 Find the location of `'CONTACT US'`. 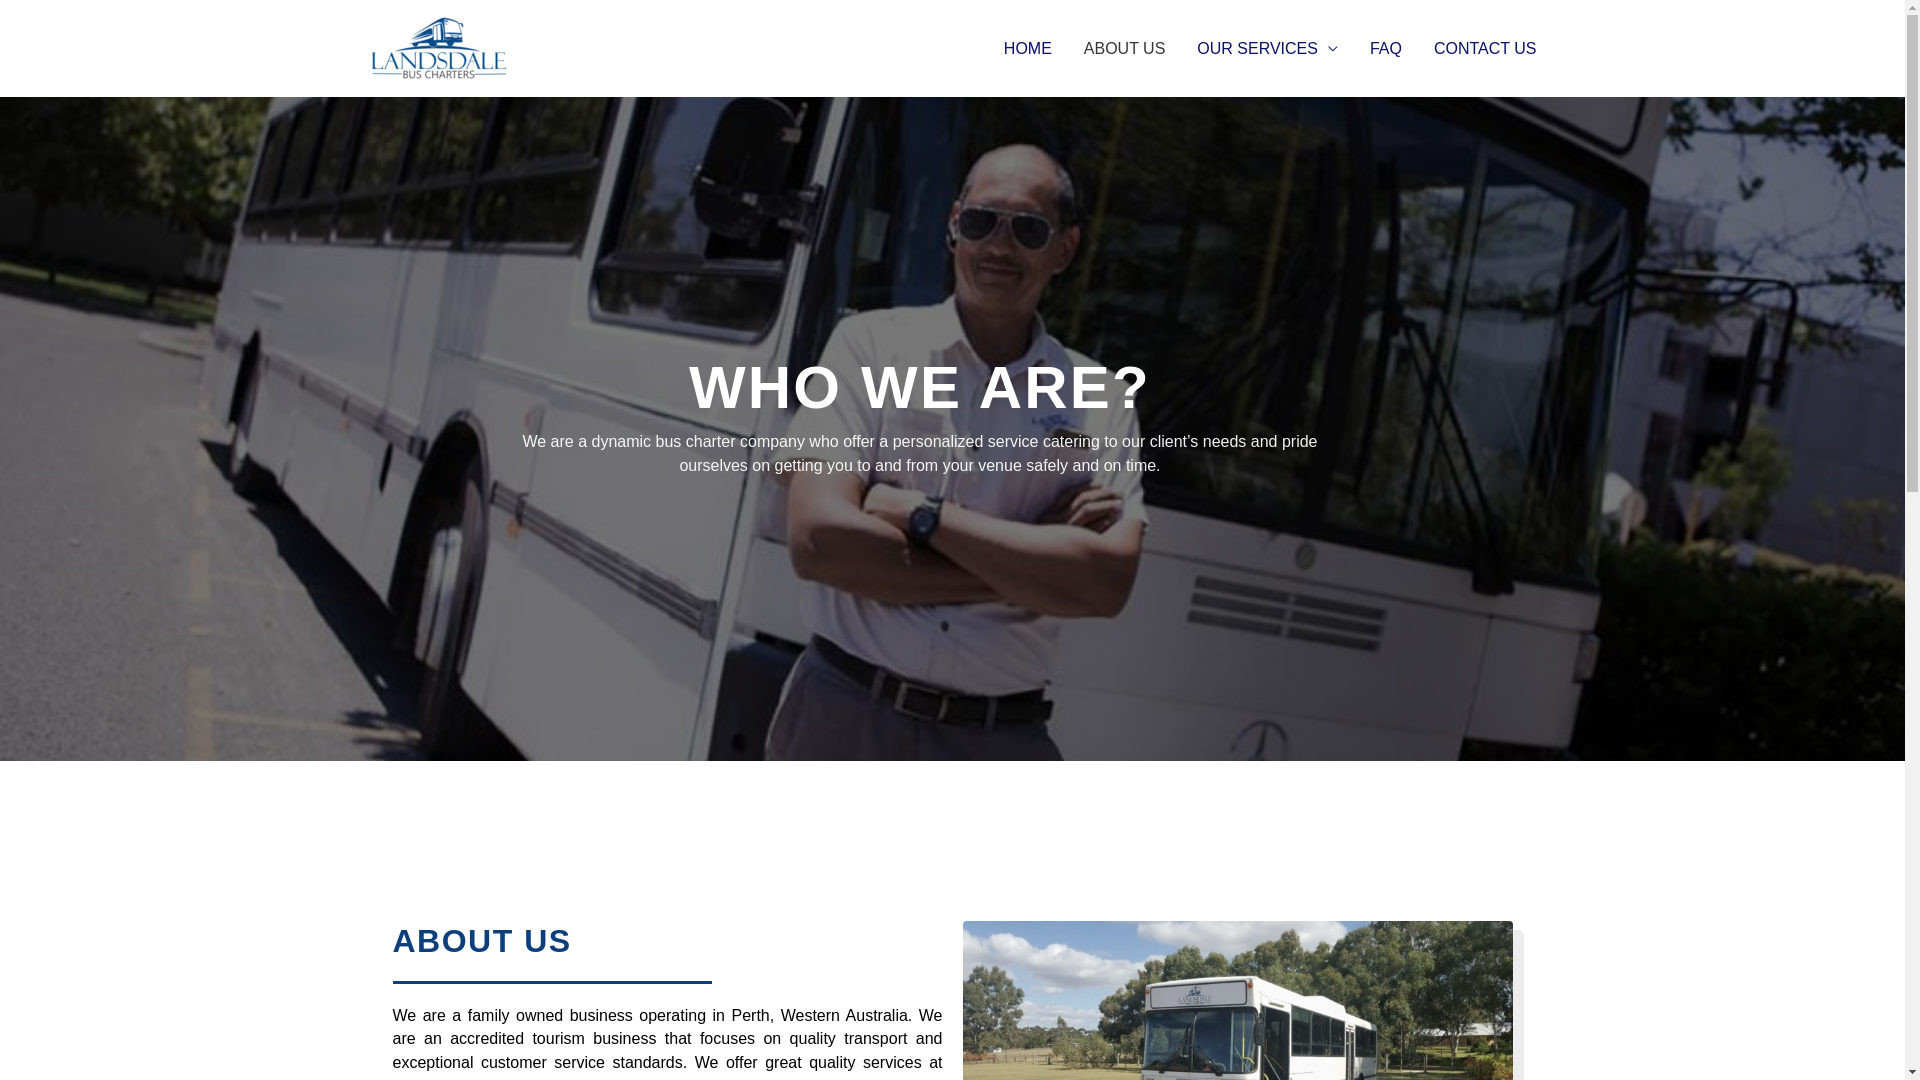

'CONTACT US' is located at coordinates (1485, 46).